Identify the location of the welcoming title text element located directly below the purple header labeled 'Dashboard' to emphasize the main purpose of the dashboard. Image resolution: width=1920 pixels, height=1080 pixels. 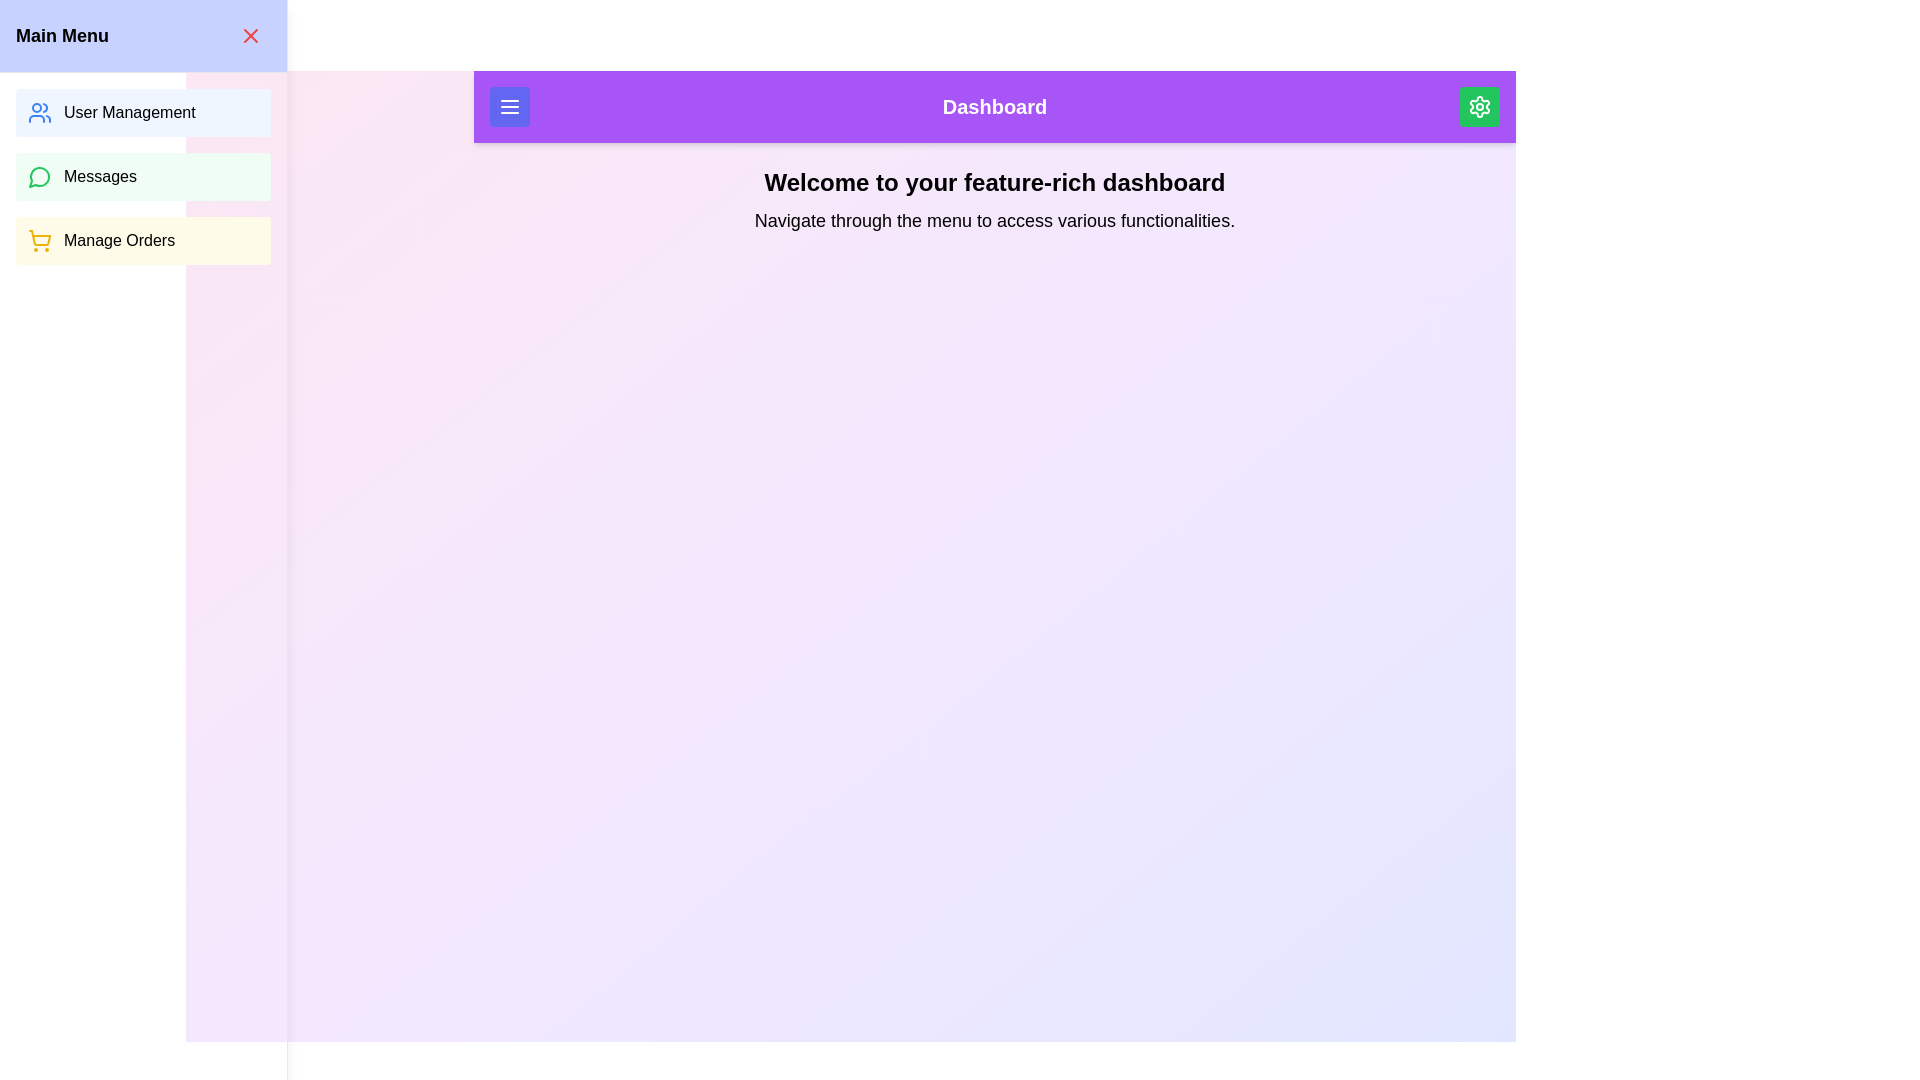
(994, 182).